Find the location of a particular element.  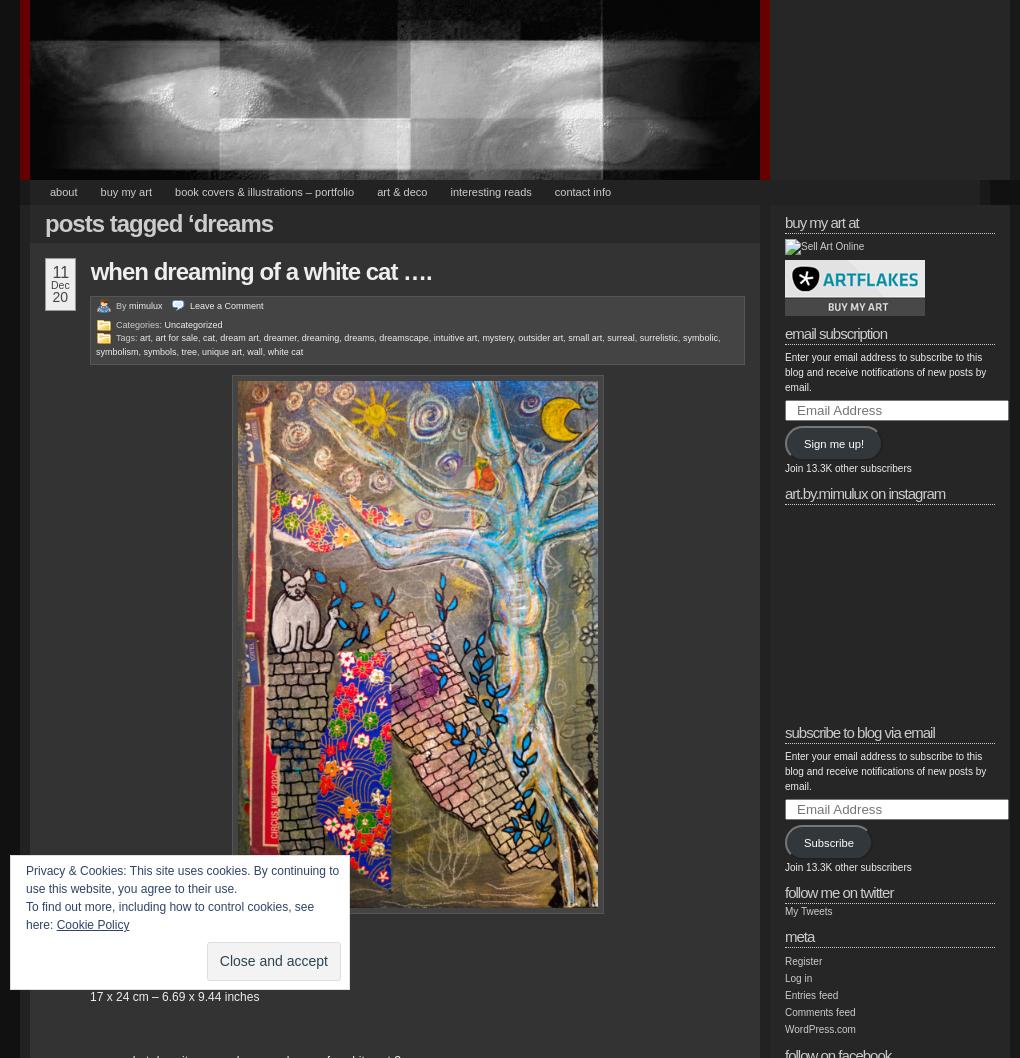

'Interesting Reads' is located at coordinates (490, 192).